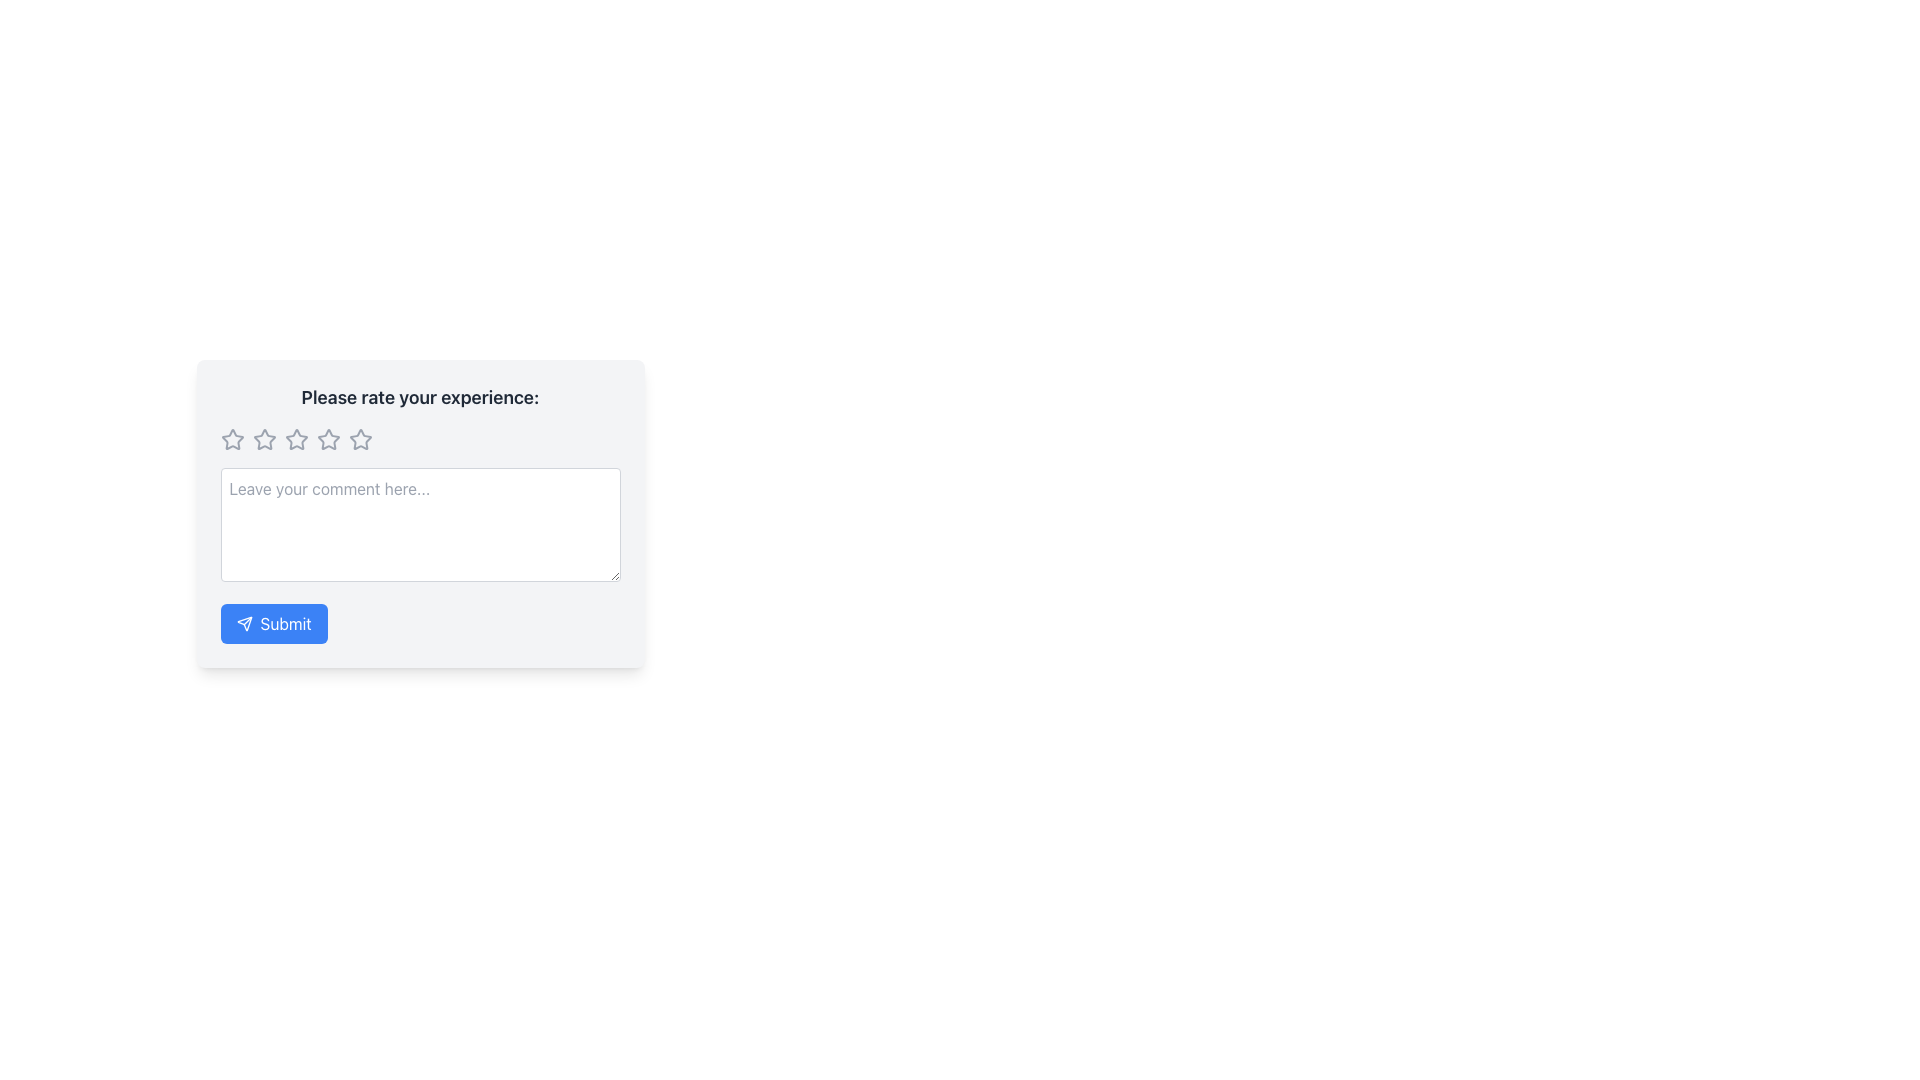 Image resolution: width=1920 pixels, height=1080 pixels. What do you see at coordinates (263, 438) in the screenshot?
I see `the second star-shaped icon in the rating panel` at bounding box center [263, 438].